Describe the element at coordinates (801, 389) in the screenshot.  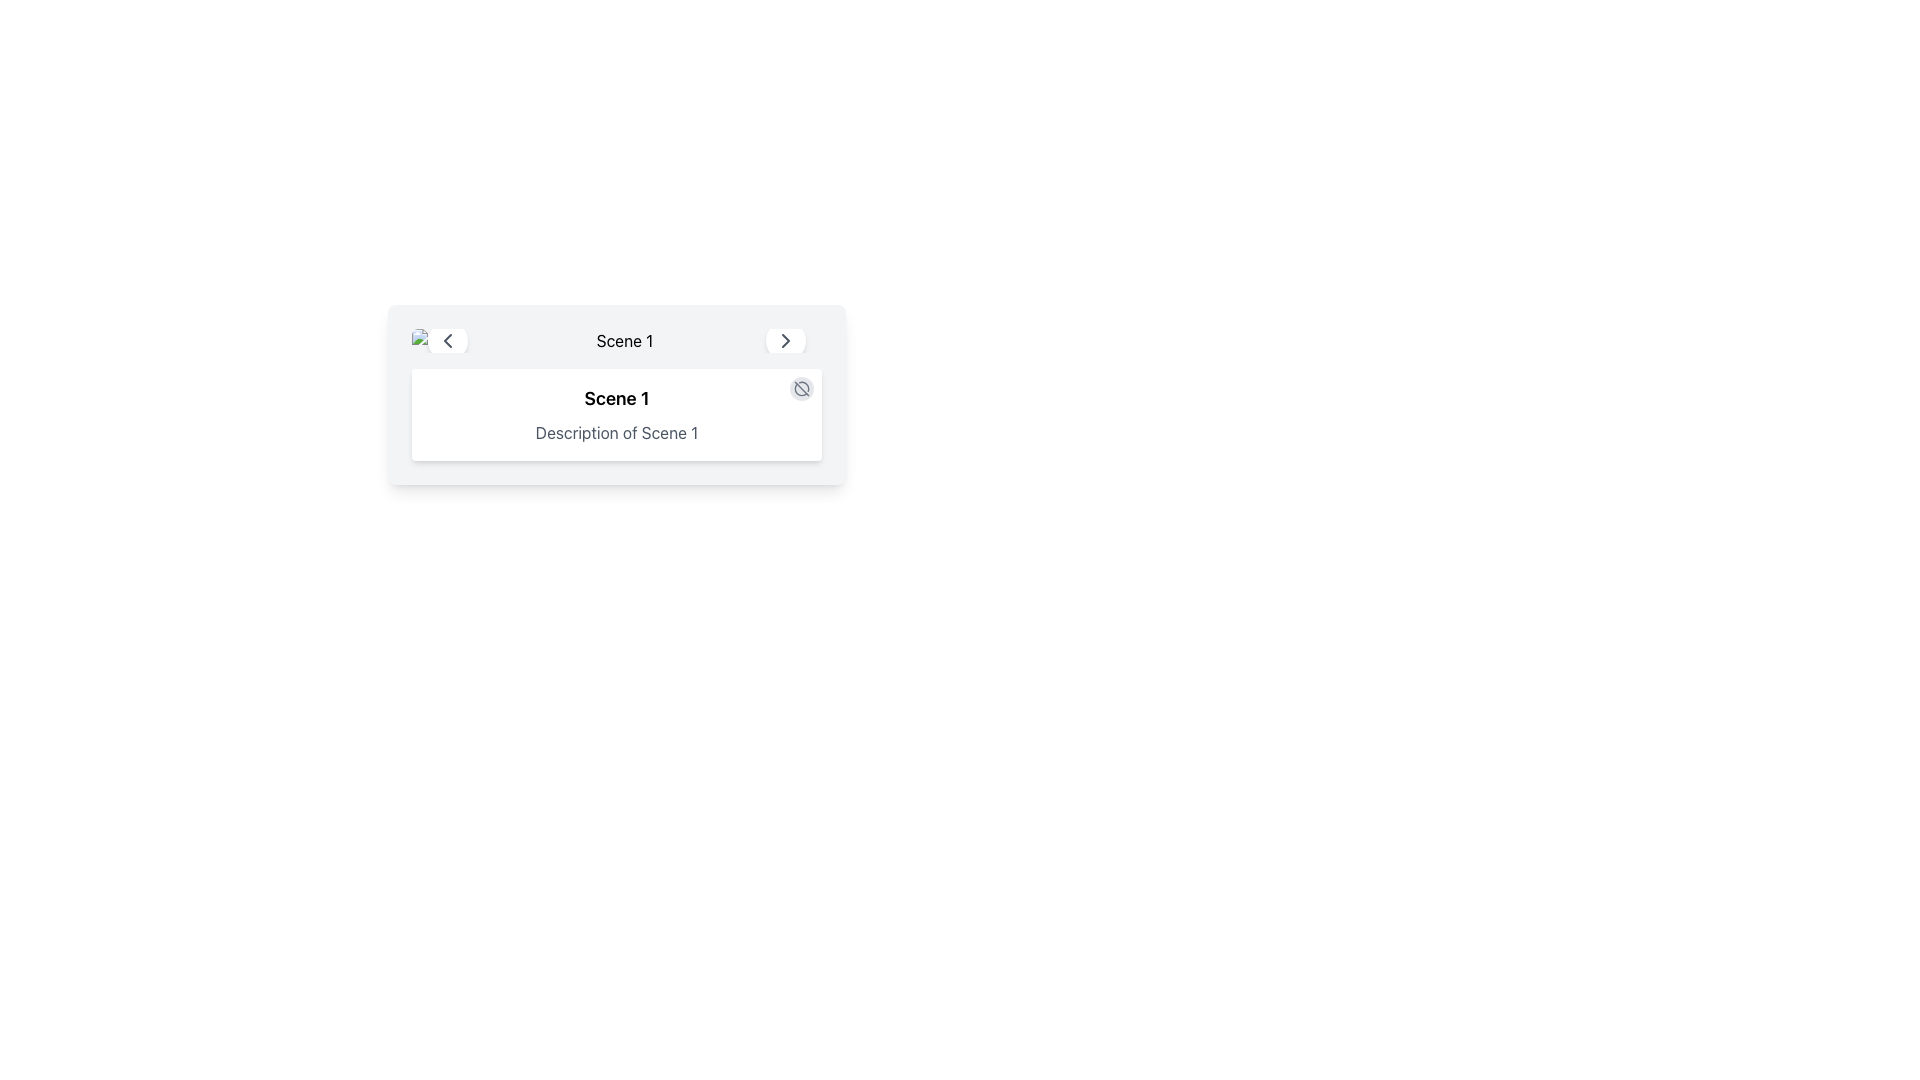
I see `the toggle button in the top-right corner of the card` at that location.